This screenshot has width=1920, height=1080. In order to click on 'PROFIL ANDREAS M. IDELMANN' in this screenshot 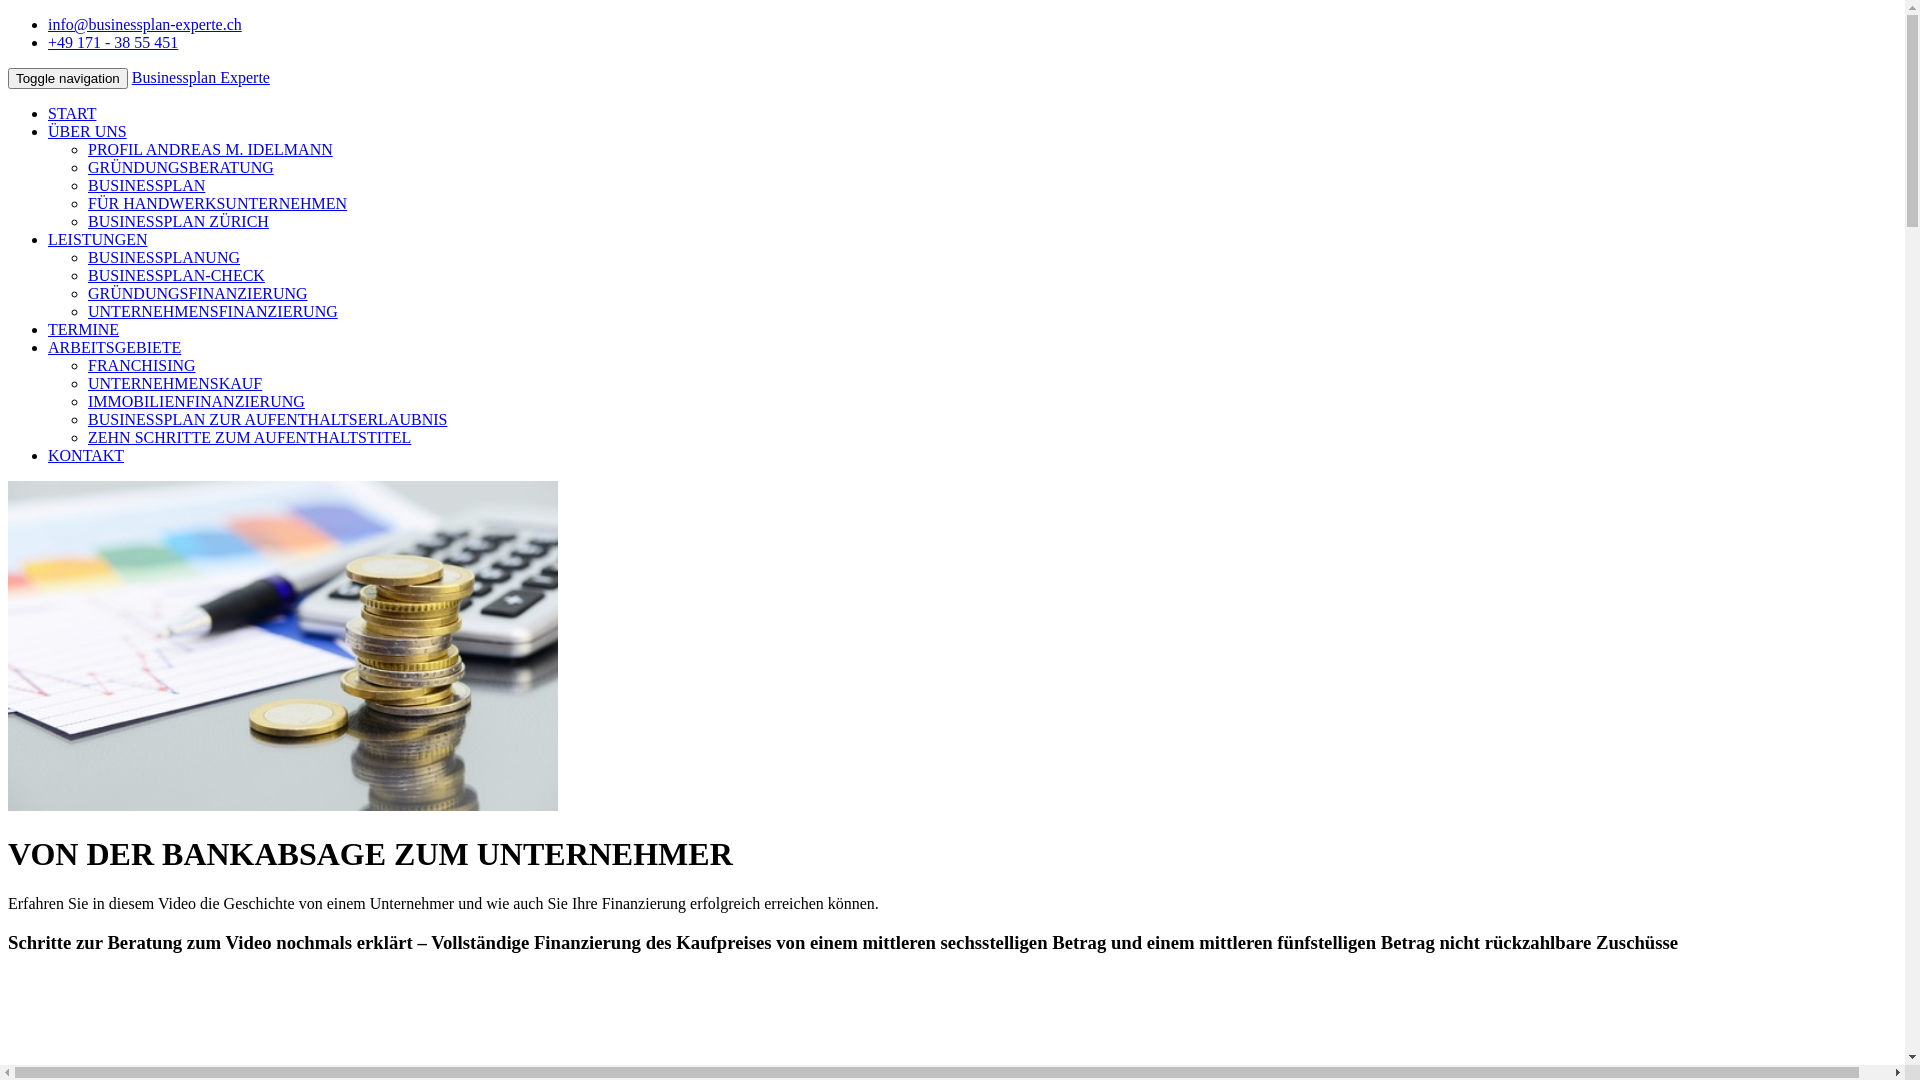, I will do `click(86, 148)`.